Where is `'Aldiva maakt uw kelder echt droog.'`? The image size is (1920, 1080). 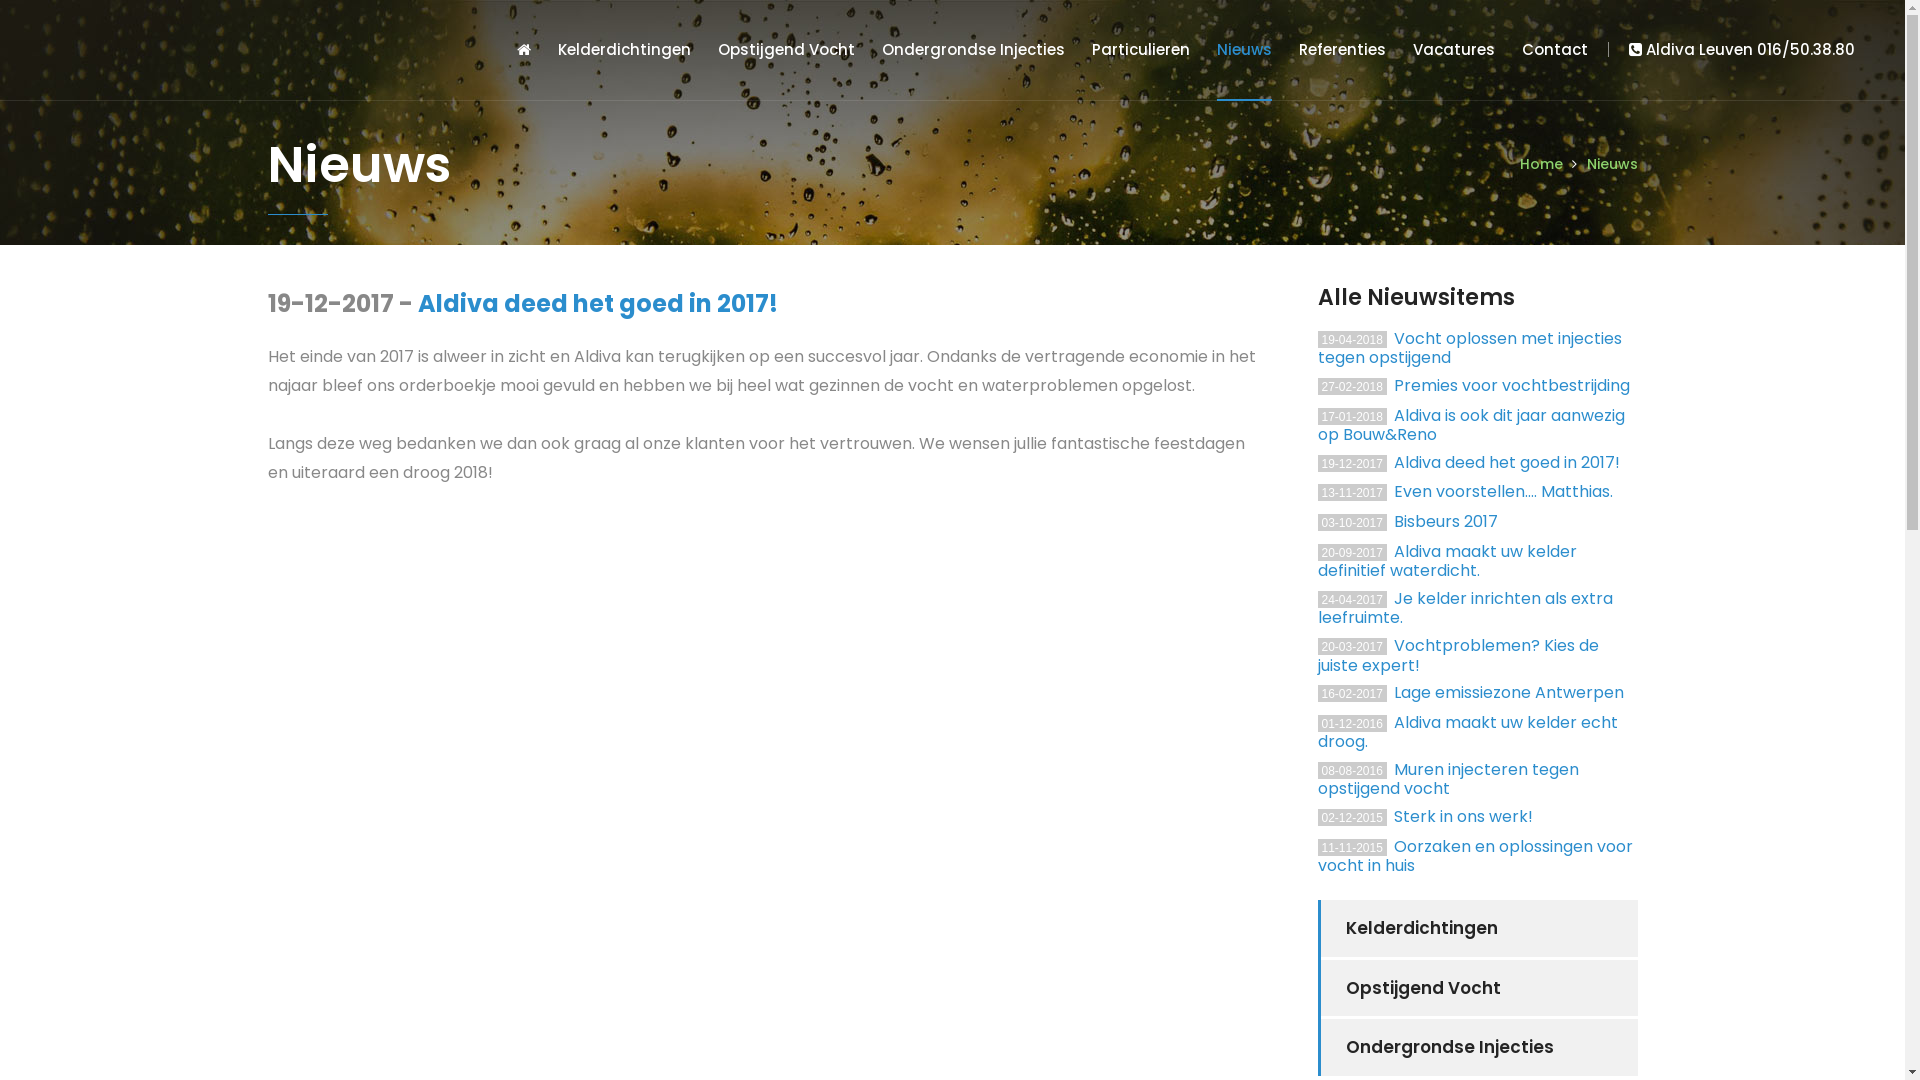
'Aldiva maakt uw kelder echt droog.' is located at coordinates (1468, 732).